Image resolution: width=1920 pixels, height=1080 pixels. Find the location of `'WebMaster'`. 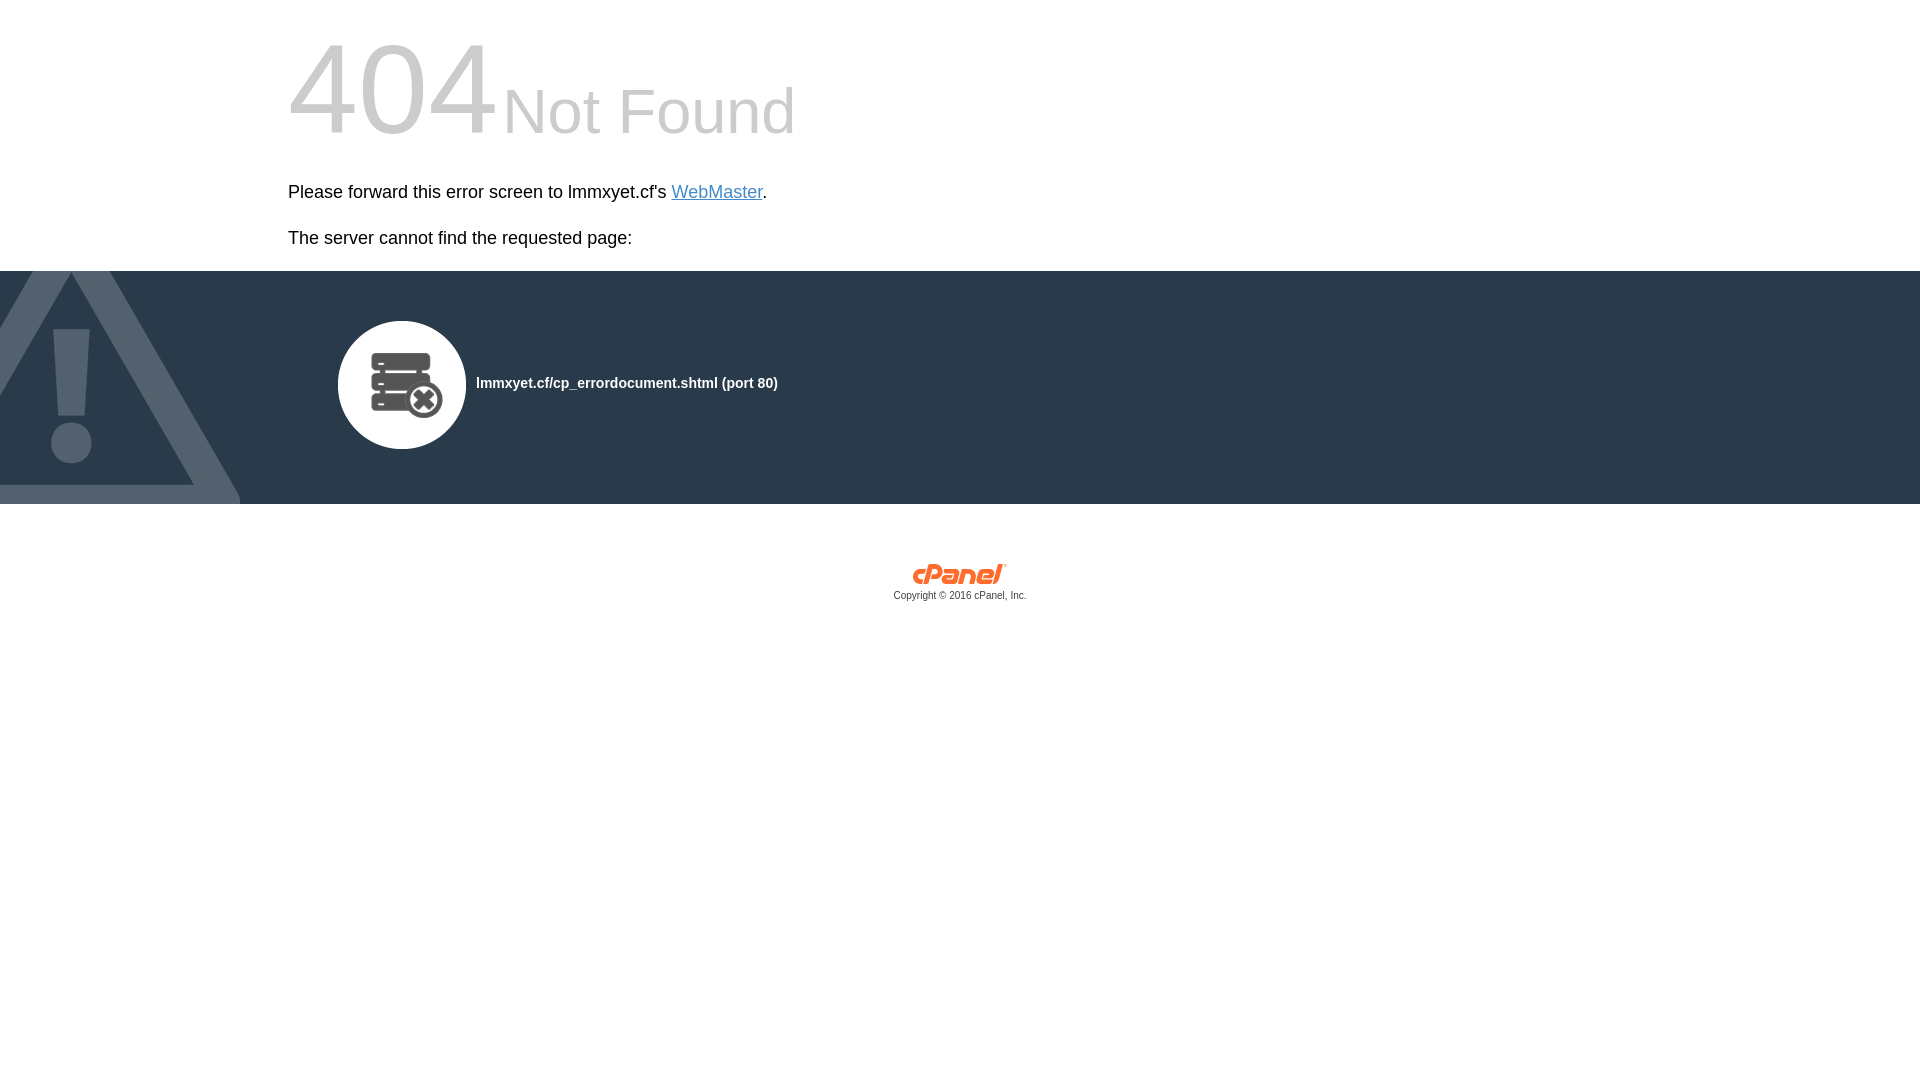

'WebMaster' is located at coordinates (717, 192).